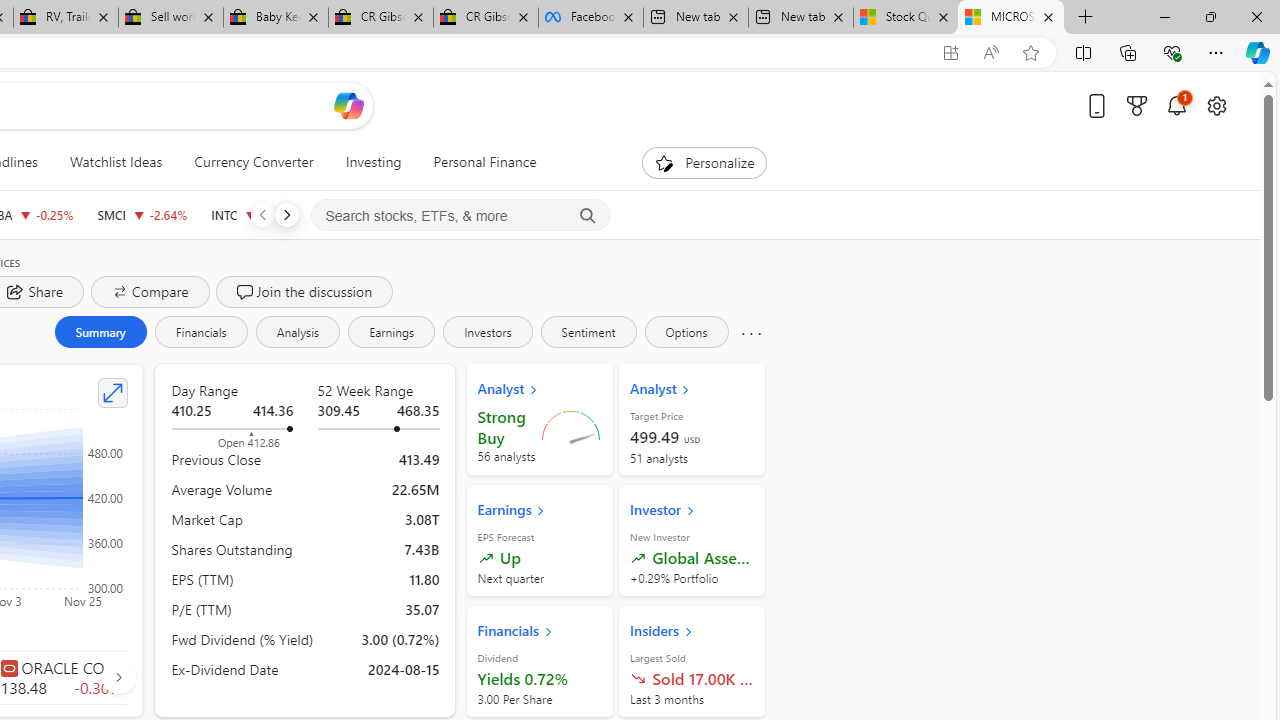  Describe the element at coordinates (686, 330) in the screenshot. I see `'Options'` at that location.